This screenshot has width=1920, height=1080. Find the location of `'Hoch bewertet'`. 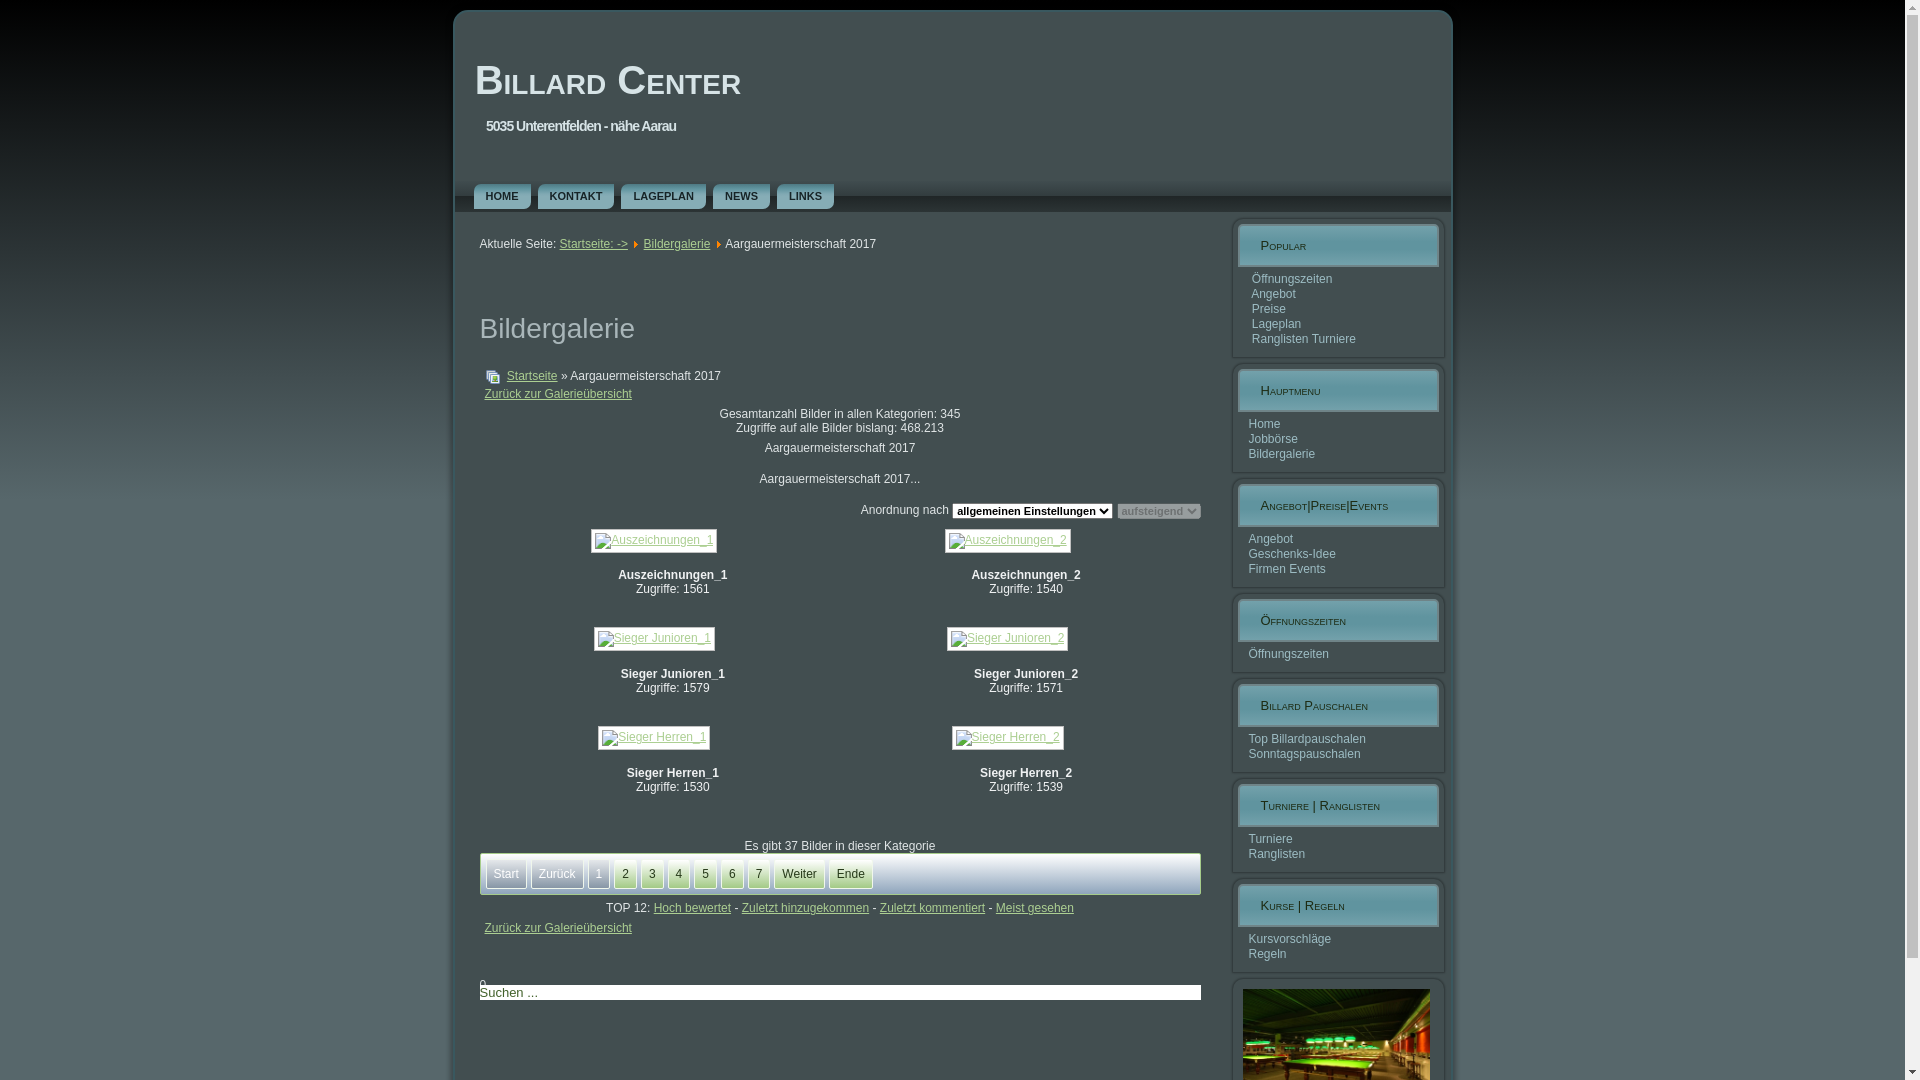

'Hoch bewertet' is located at coordinates (692, 907).